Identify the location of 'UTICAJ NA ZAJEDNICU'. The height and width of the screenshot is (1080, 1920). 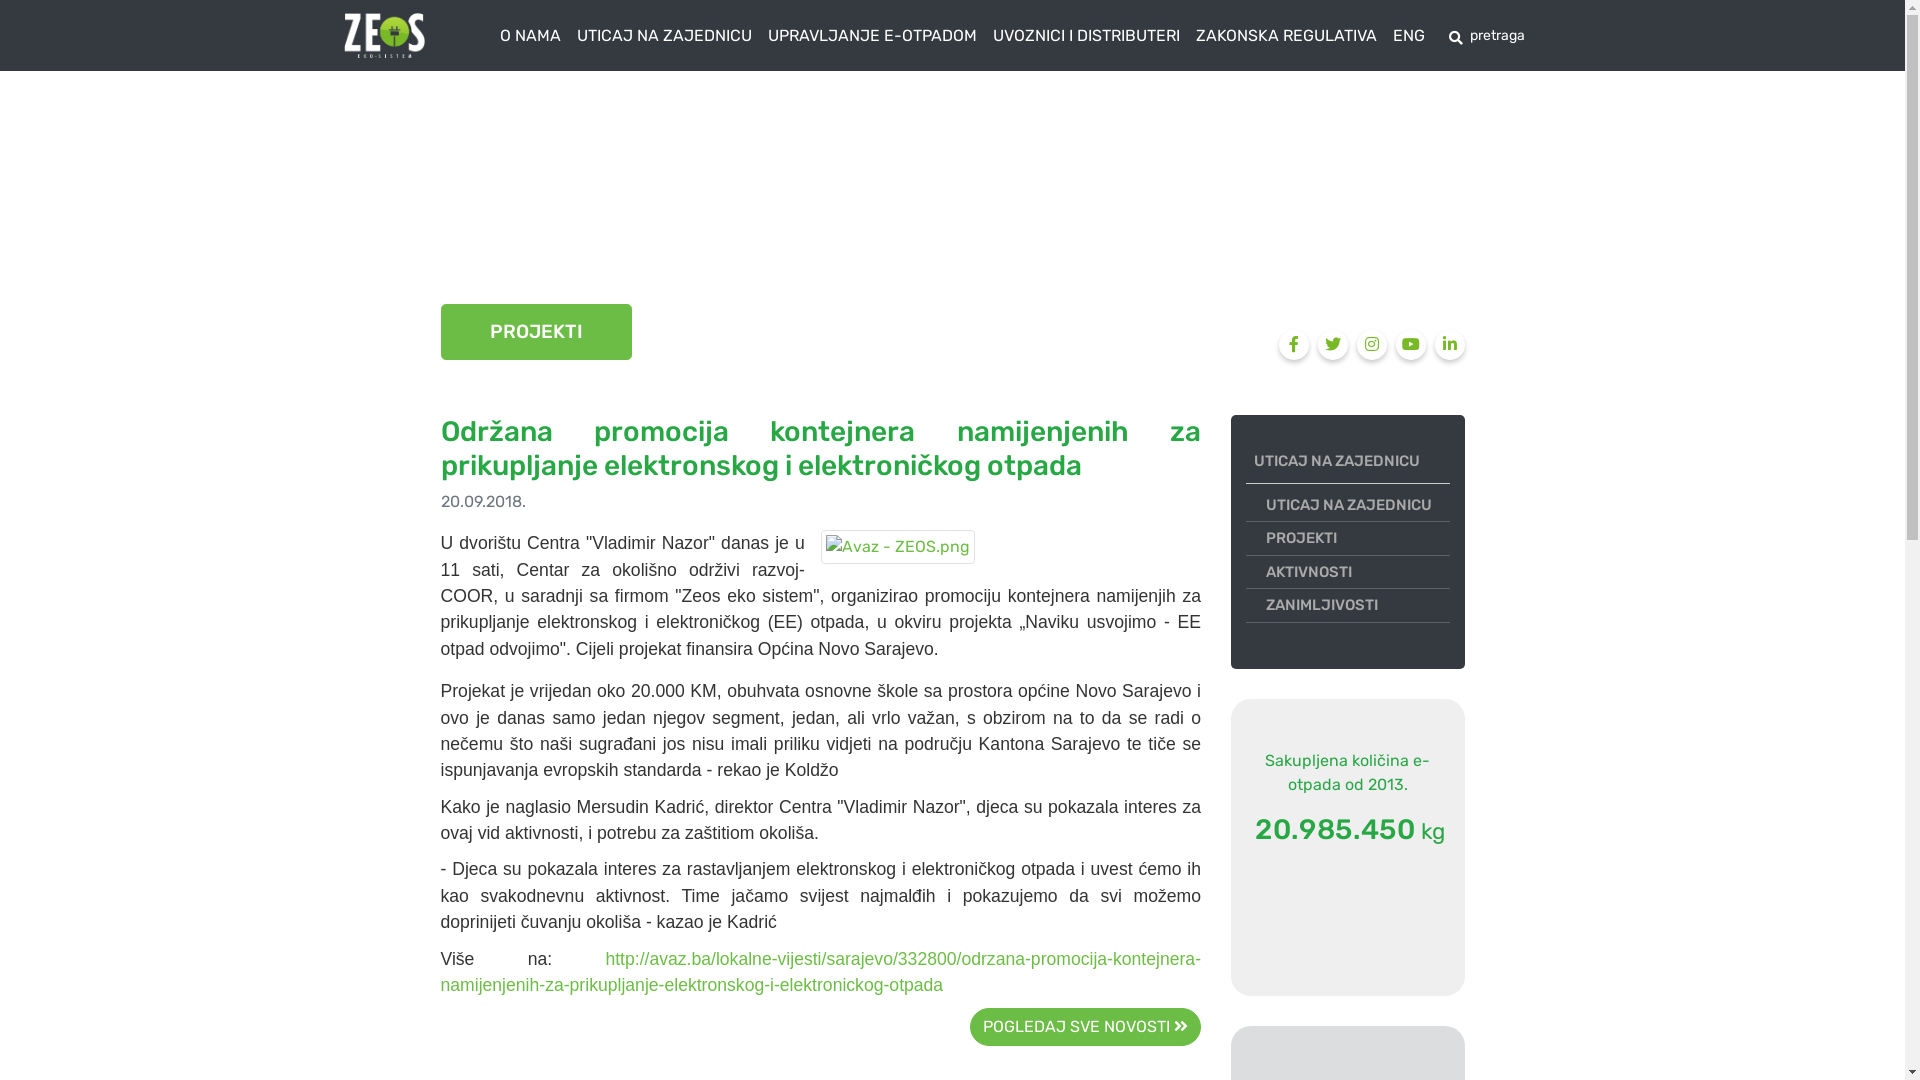
(663, 35).